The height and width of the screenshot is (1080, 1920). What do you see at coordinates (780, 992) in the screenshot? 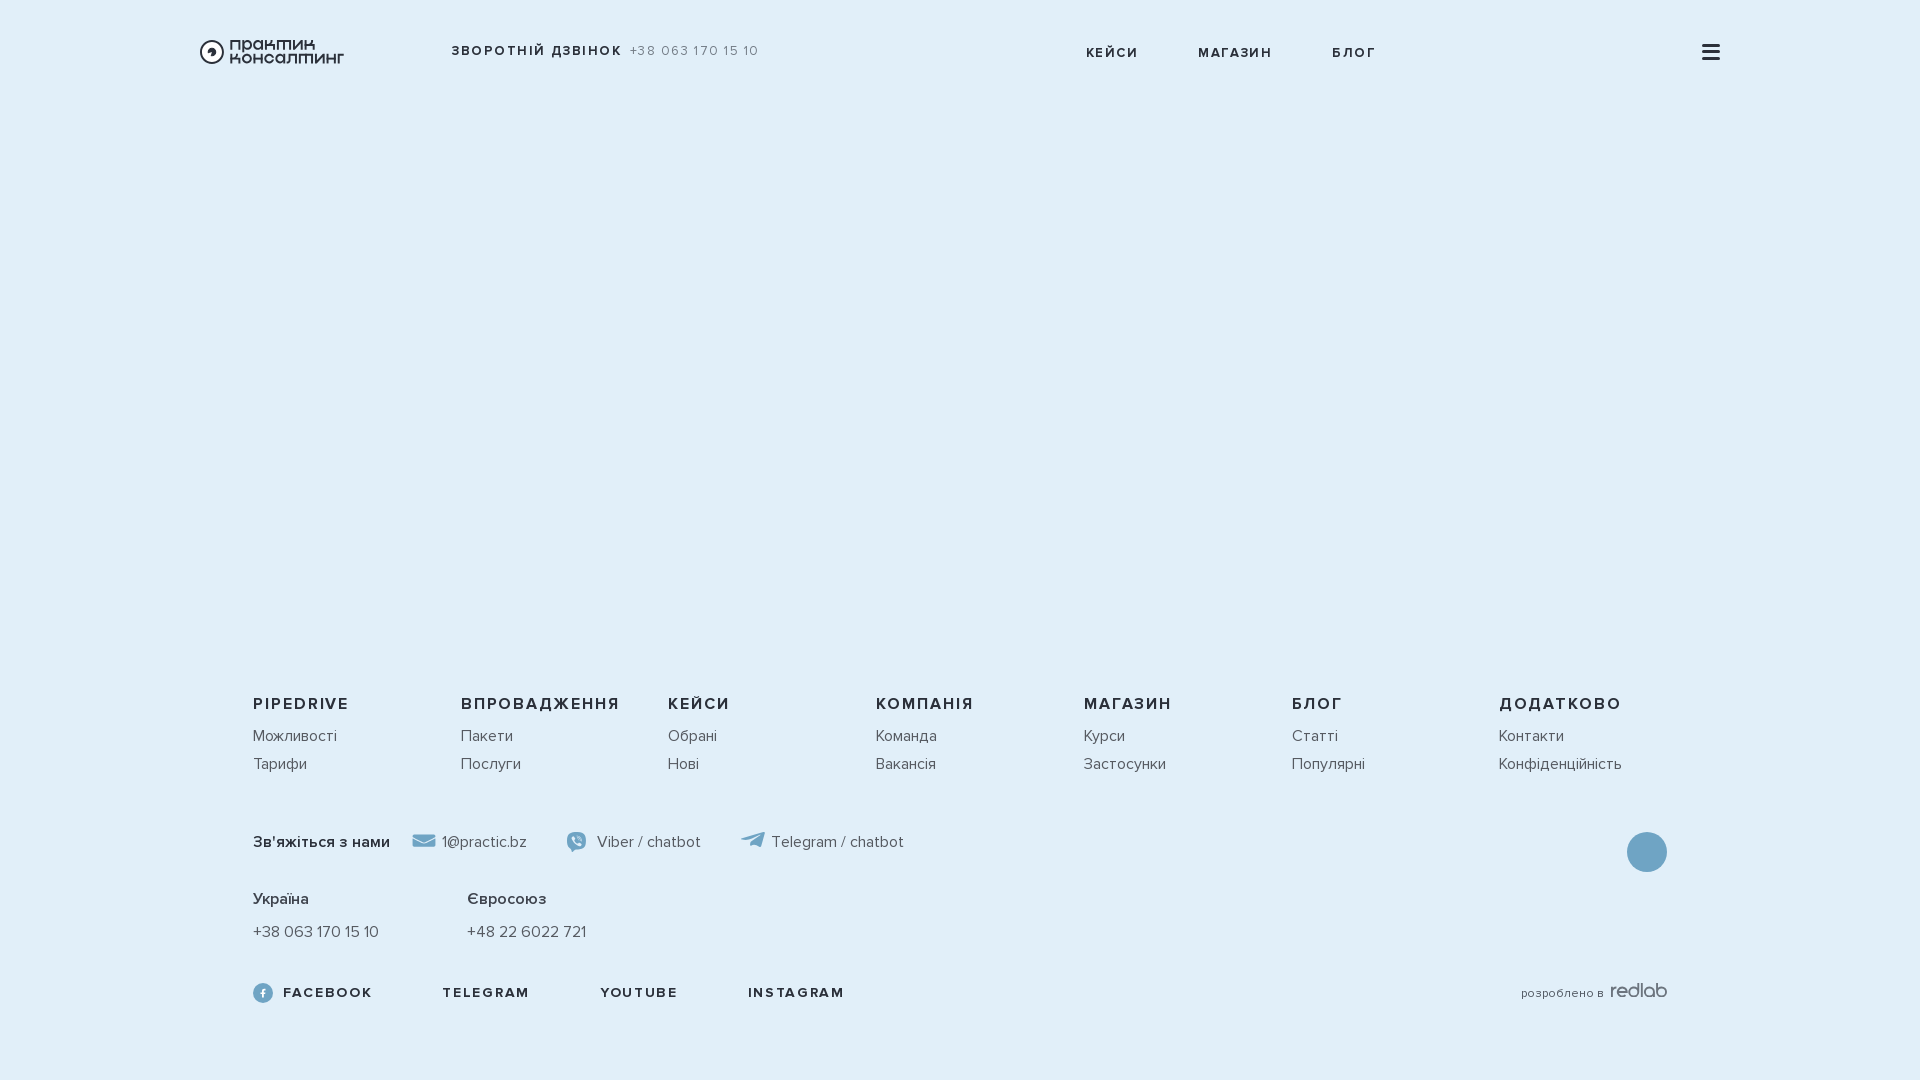
I see `'INSTAGRAM'` at bounding box center [780, 992].